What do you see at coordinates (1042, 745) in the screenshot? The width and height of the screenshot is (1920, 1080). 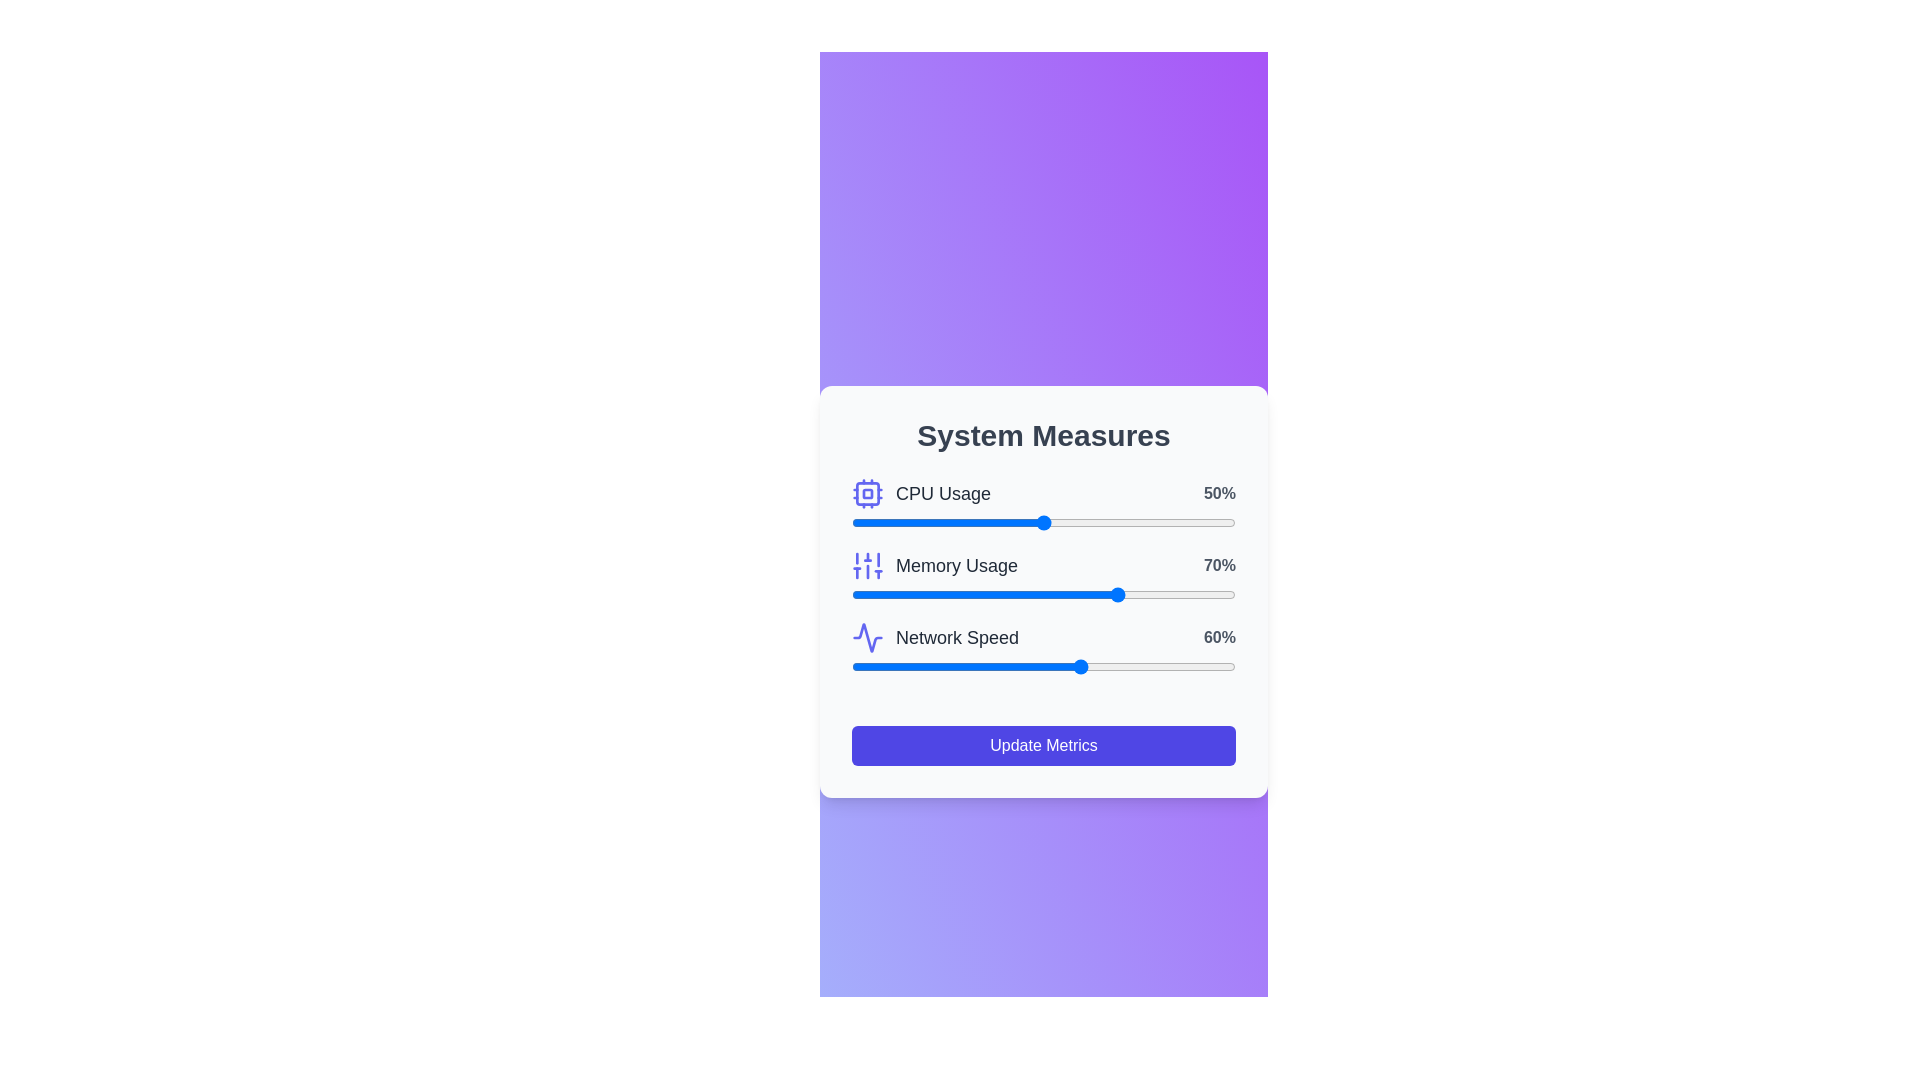 I see `the 'Update Metrics' button to trigger the update action` at bounding box center [1042, 745].